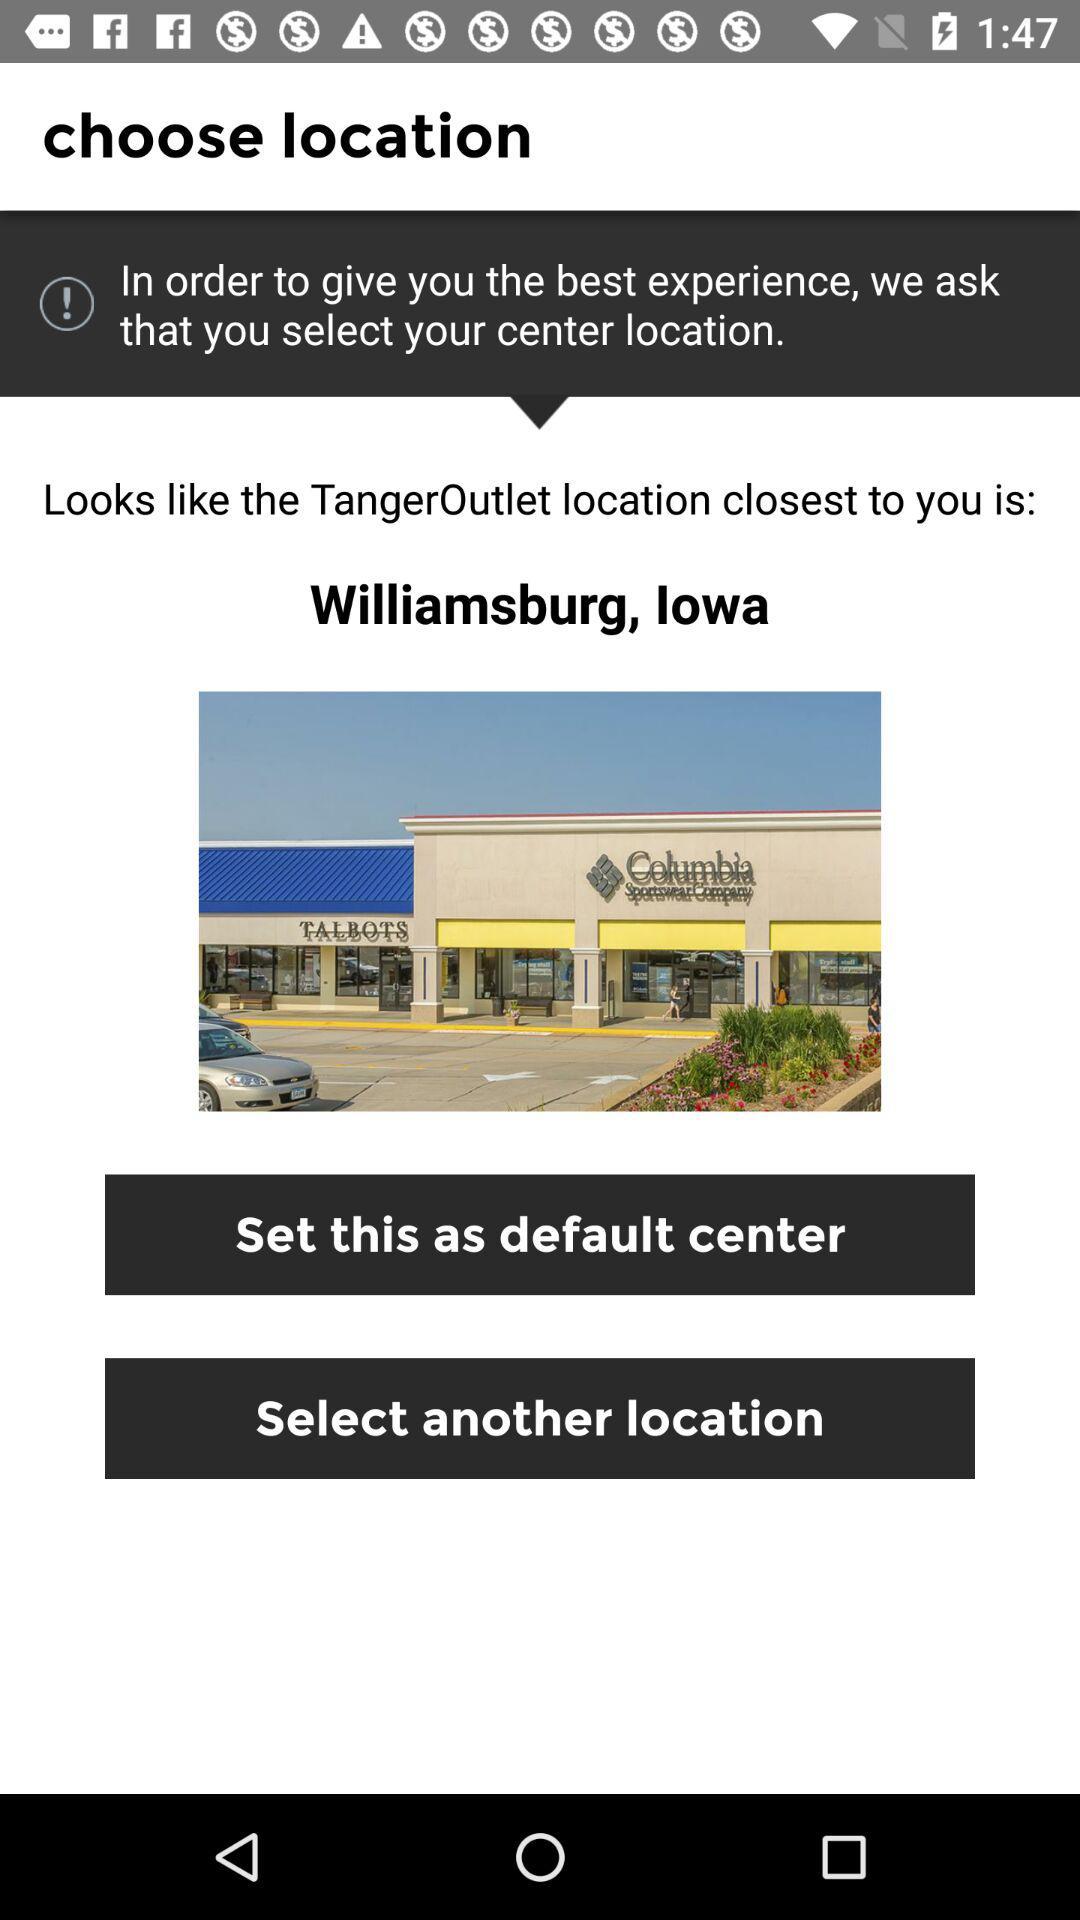 This screenshot has height=1920, width=1080. Describe the element at coordinates (540, 1233) in the screenshot. I see `icon above select another location icon` at that location.